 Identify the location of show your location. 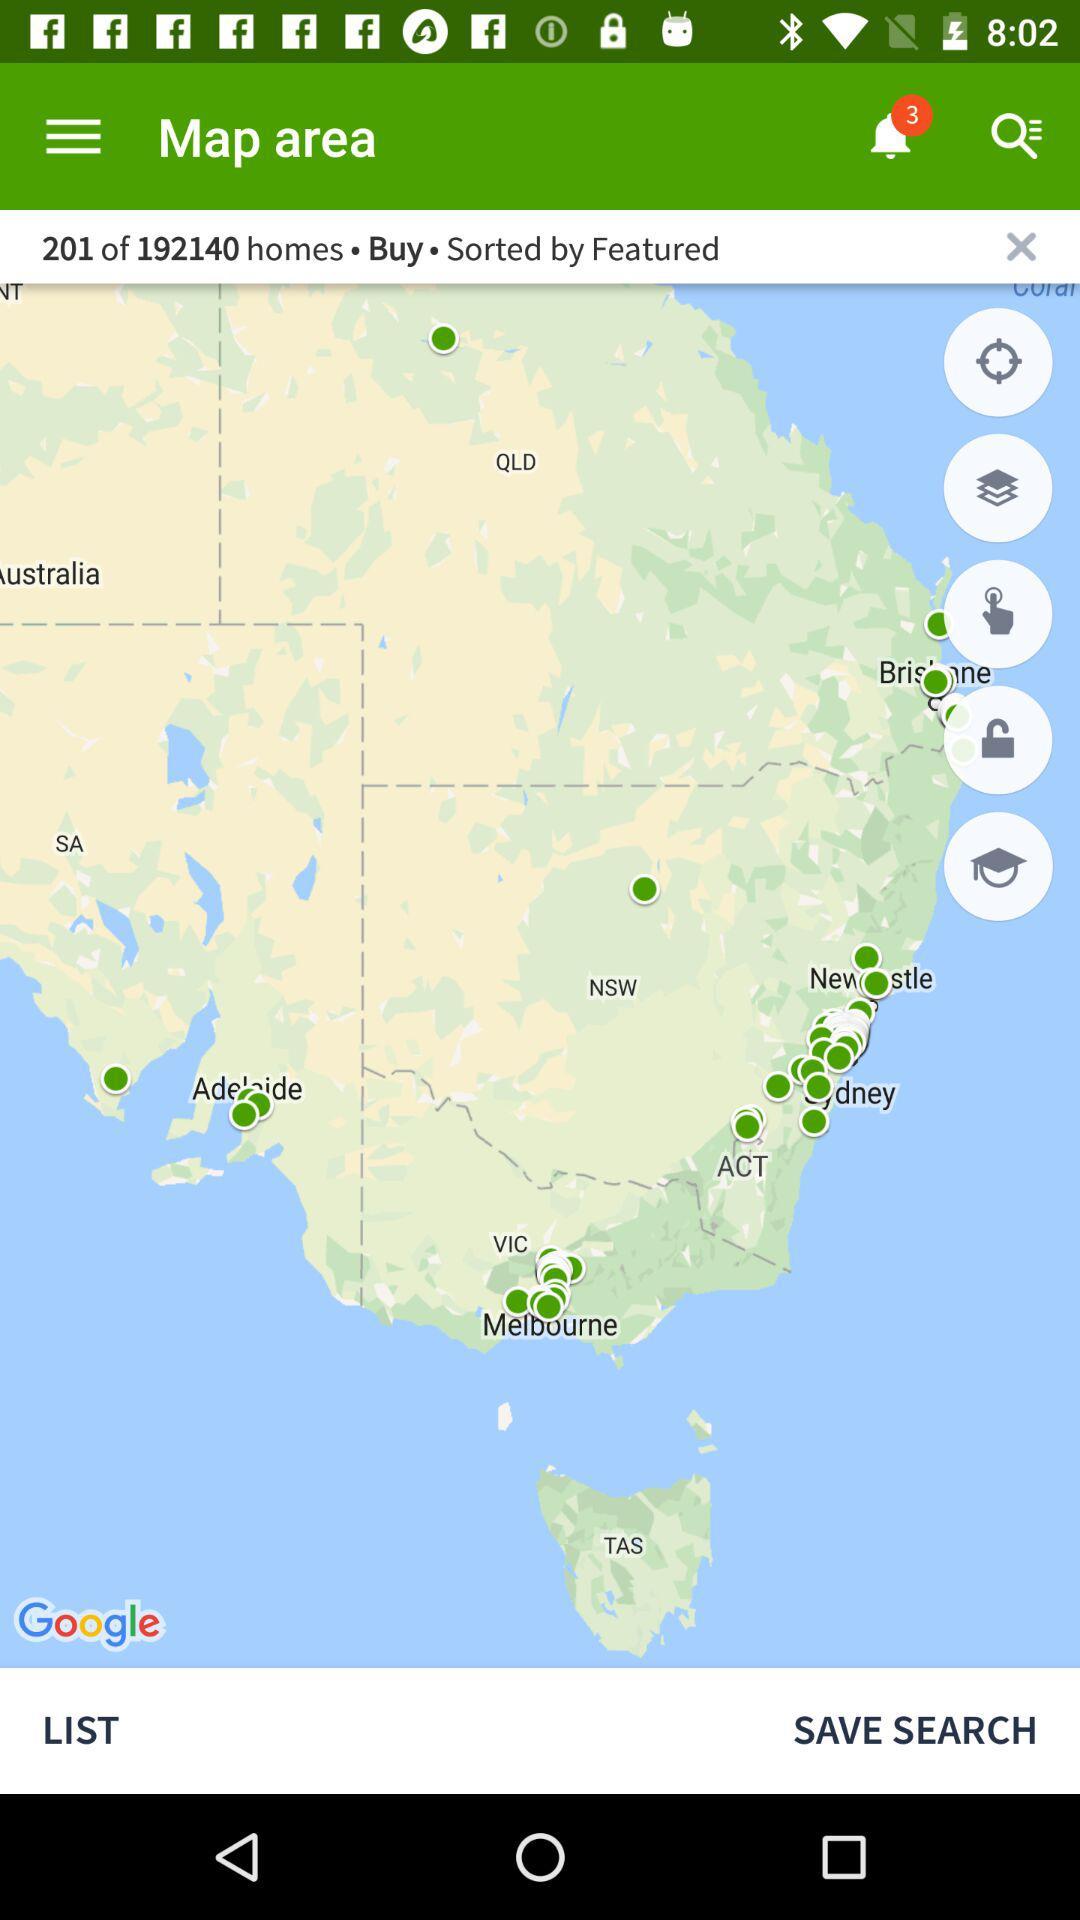
(998, 362).